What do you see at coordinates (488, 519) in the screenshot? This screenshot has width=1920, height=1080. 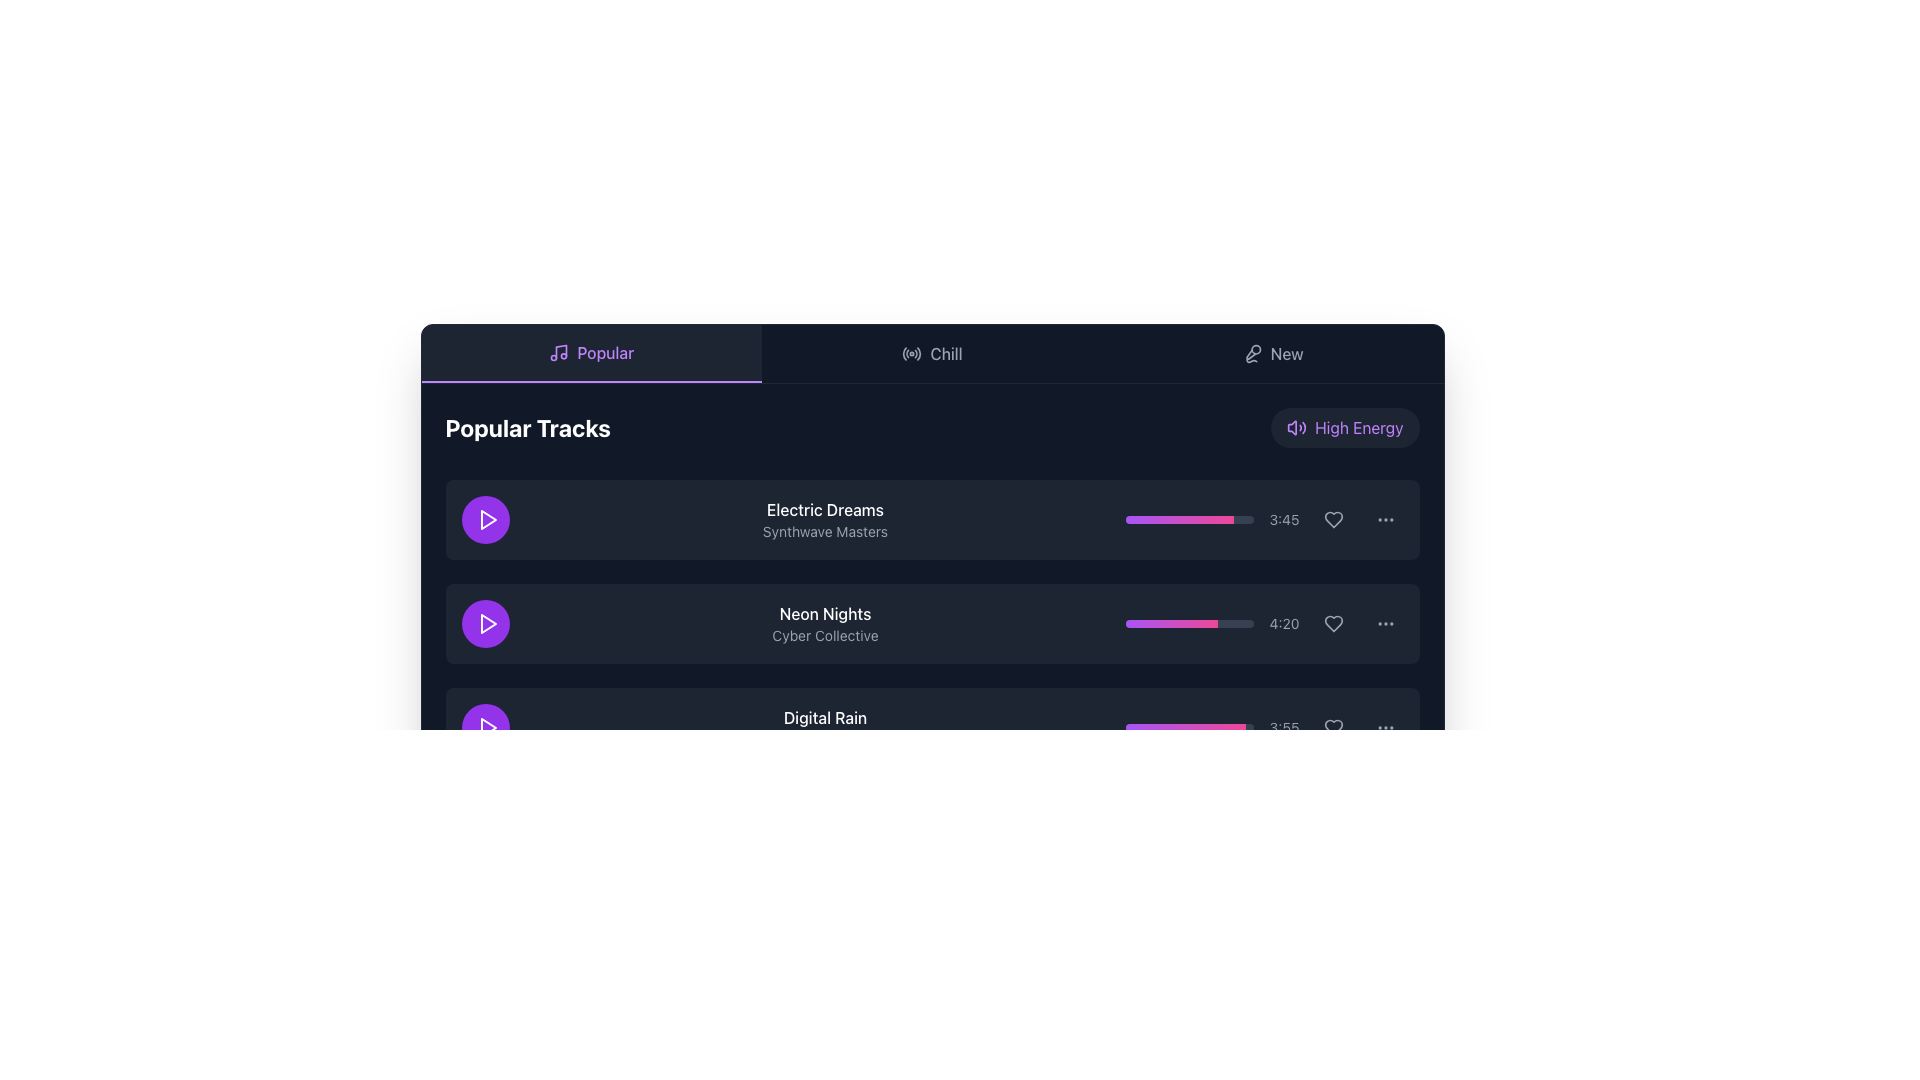 I see `the play button for the track 'Electric Dreams' located in the 'Popular Tracks' section` at bounding box center [488, 519].